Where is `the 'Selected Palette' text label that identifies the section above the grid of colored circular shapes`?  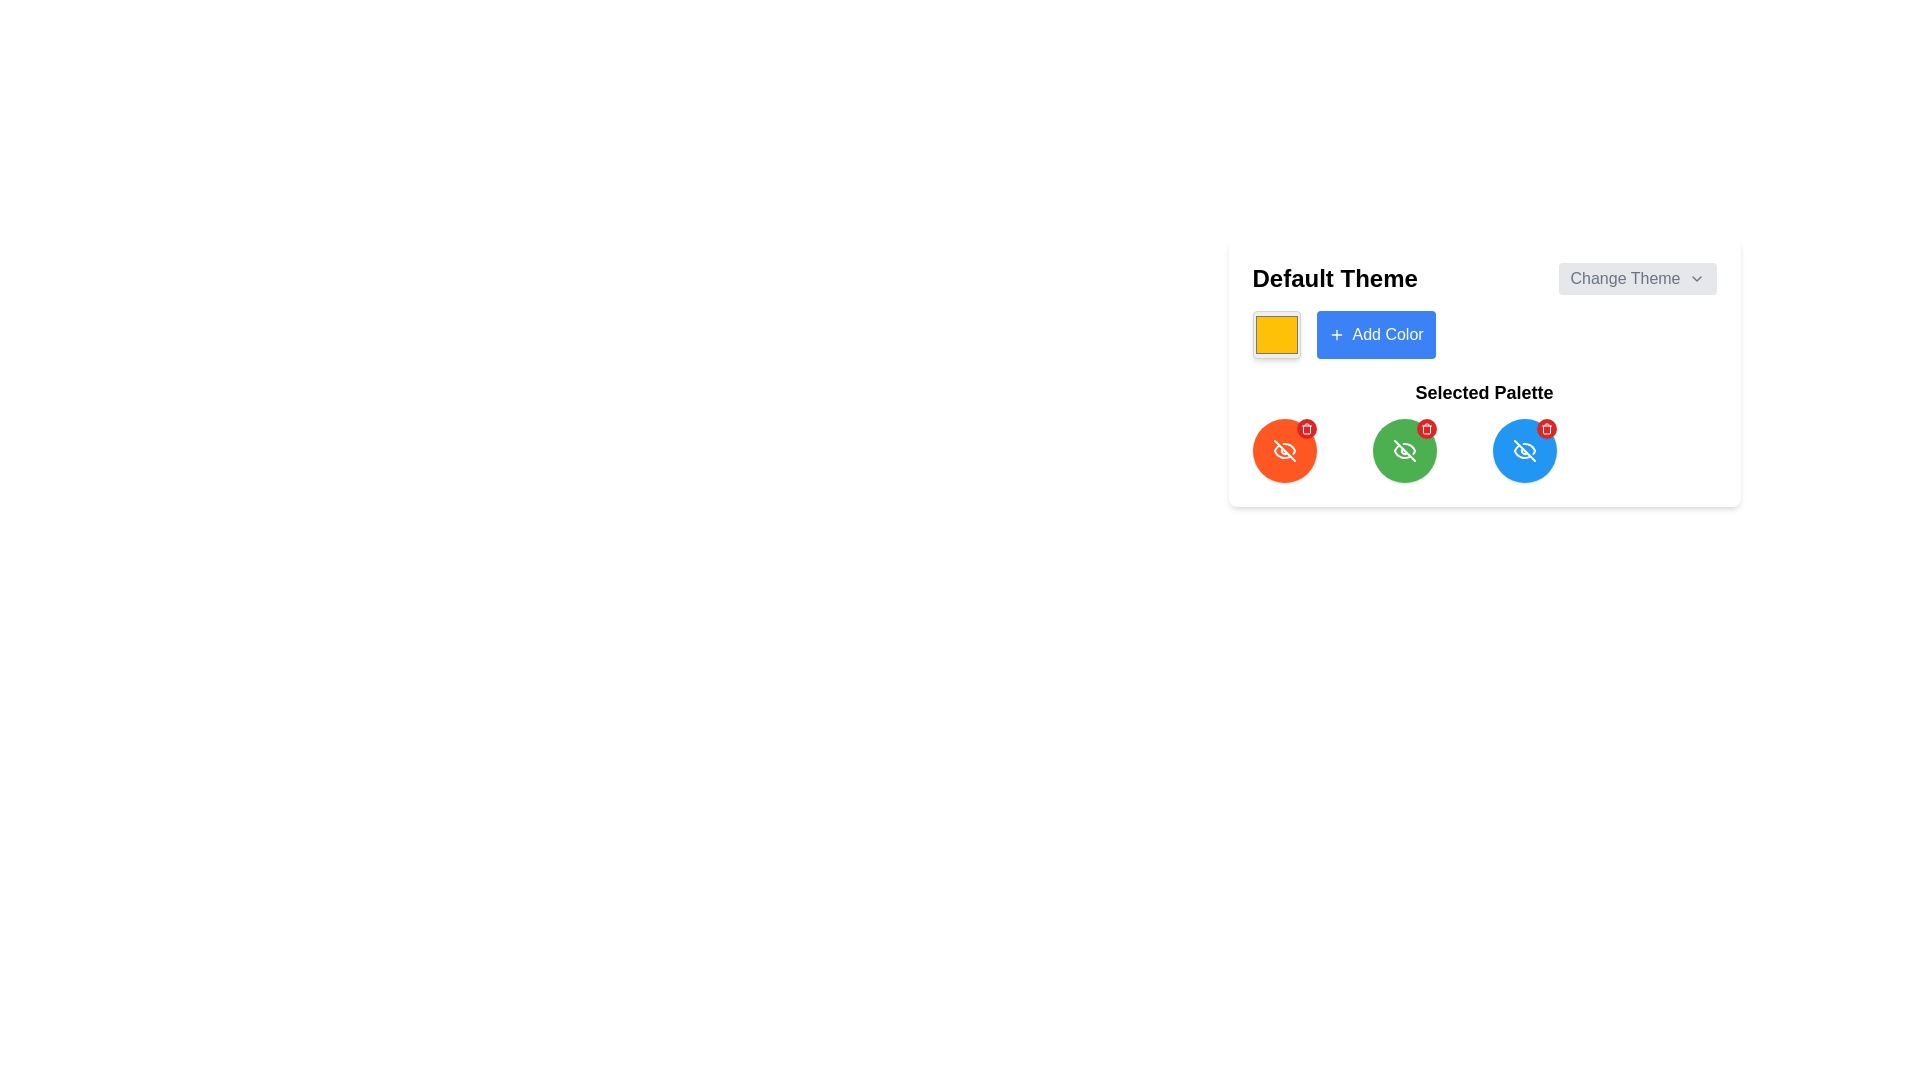 the 'Selected Palette' text label that identifies the section above the grid of colored circular shapes is located at coordinates (1484, 393).